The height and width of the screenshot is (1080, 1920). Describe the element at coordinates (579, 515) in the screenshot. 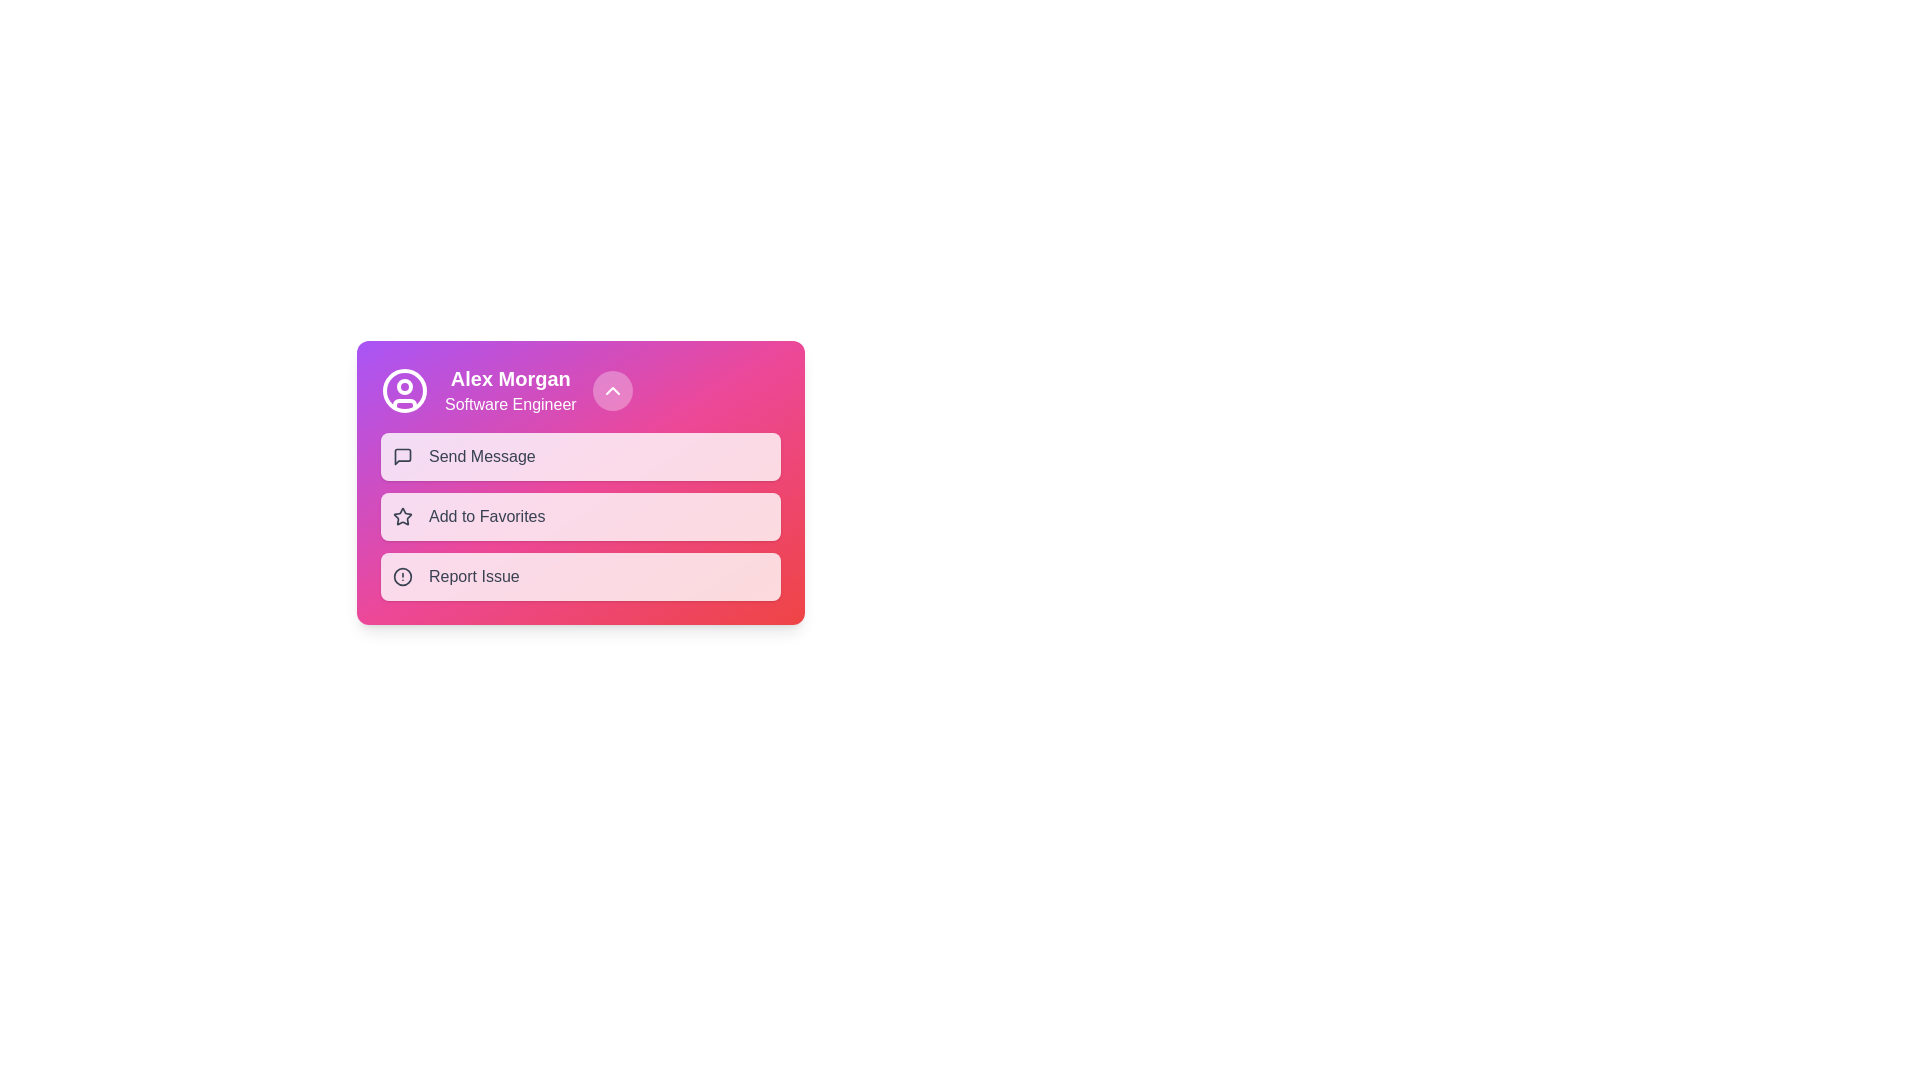

I see `the 'Add to Favorites' button using keyboard navigation` at that location.